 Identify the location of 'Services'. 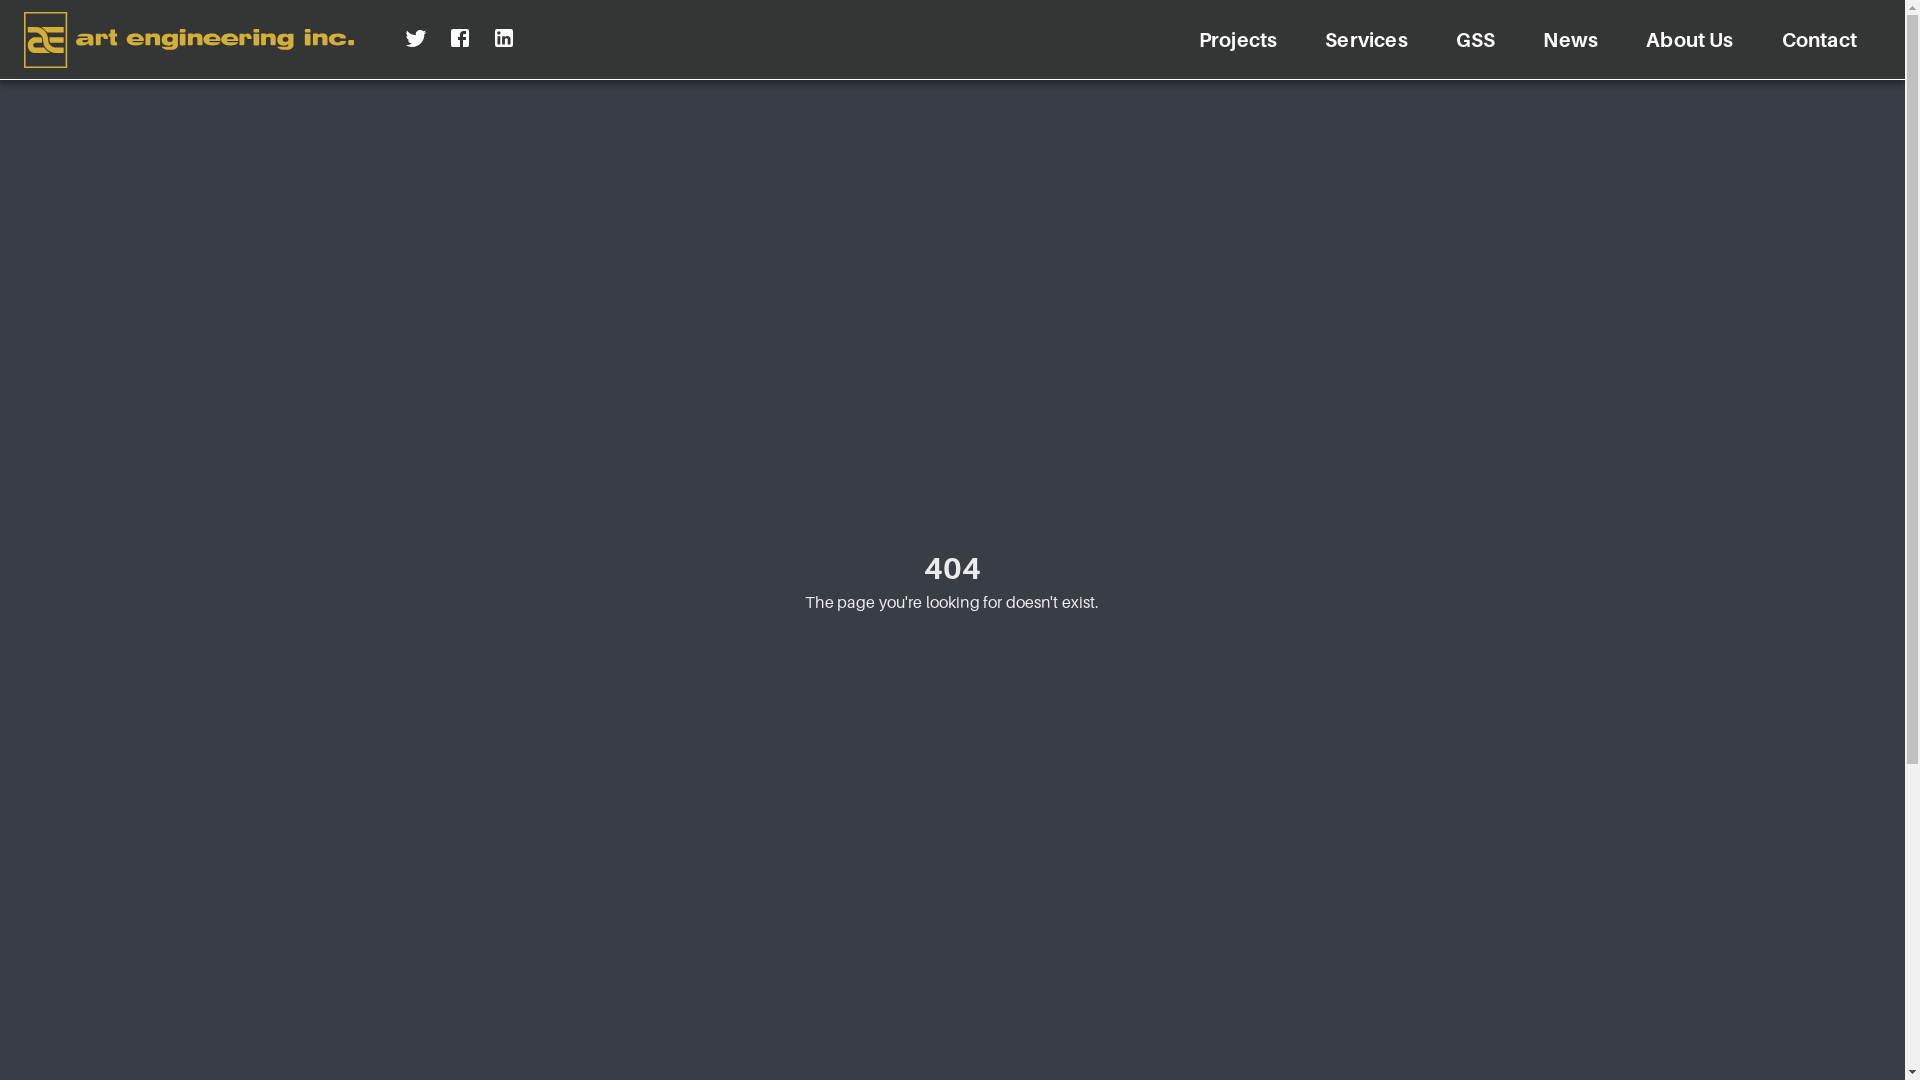
(1300, 39).